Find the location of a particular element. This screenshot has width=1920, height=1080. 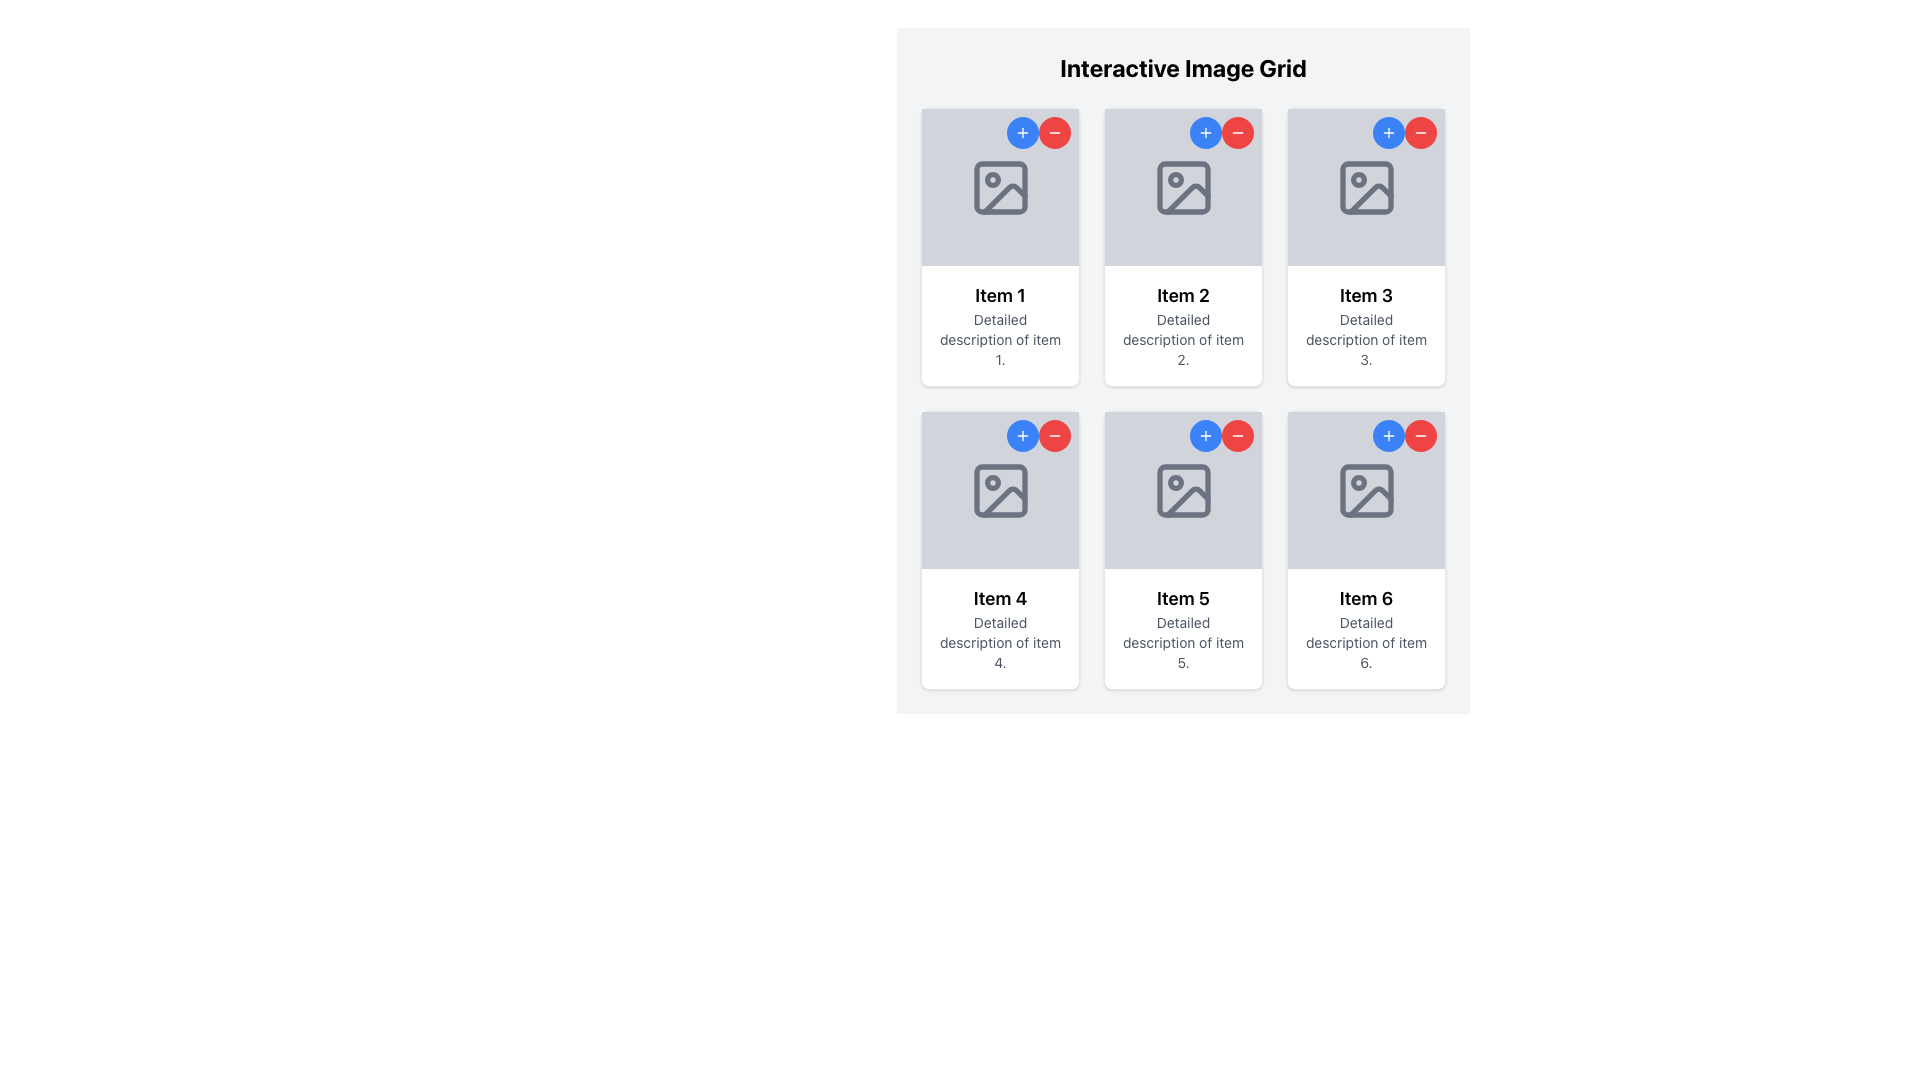

the interactive control button located on the upper-right side of the third item in the grid layout is located at coordinates (1419, 132).